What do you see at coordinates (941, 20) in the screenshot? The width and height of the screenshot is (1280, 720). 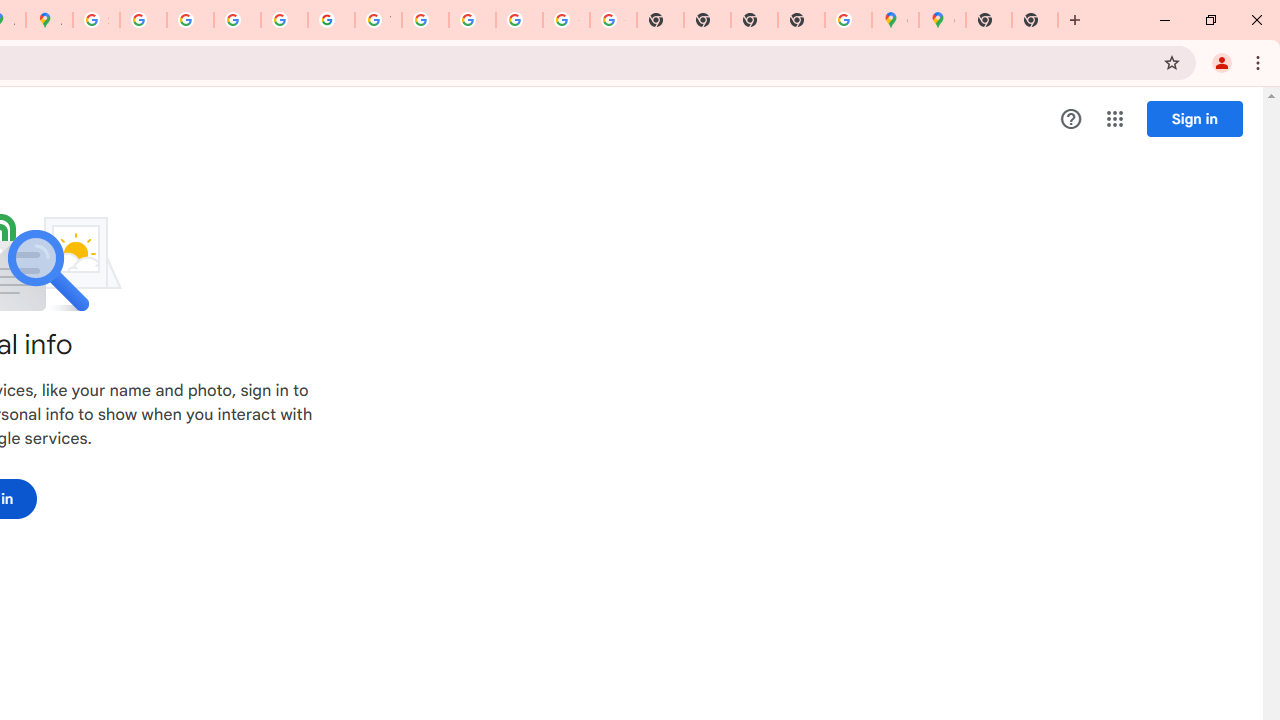 I see `'Google Maps'` at bounding box center [941, 20].